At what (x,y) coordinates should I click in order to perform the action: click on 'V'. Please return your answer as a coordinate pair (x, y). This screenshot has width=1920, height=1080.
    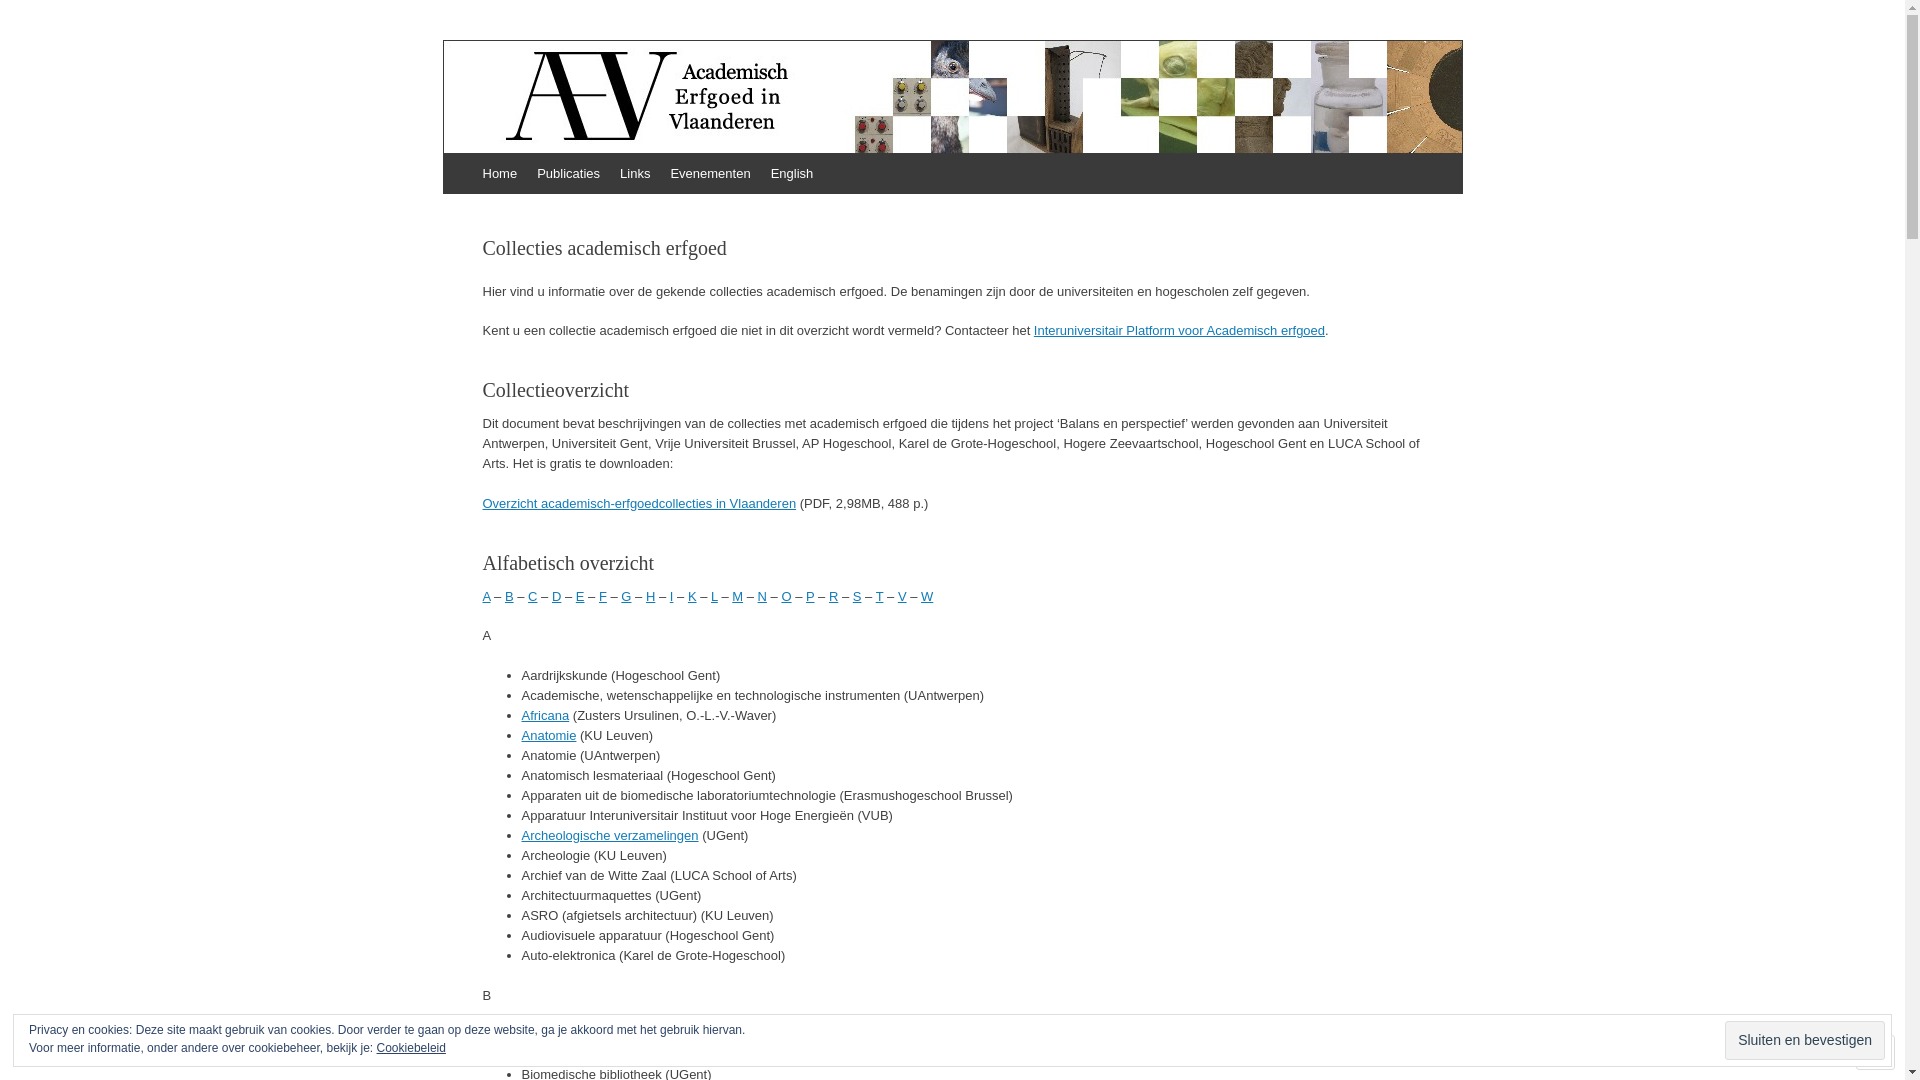
    Looking at the image, I should click on (901, 594).